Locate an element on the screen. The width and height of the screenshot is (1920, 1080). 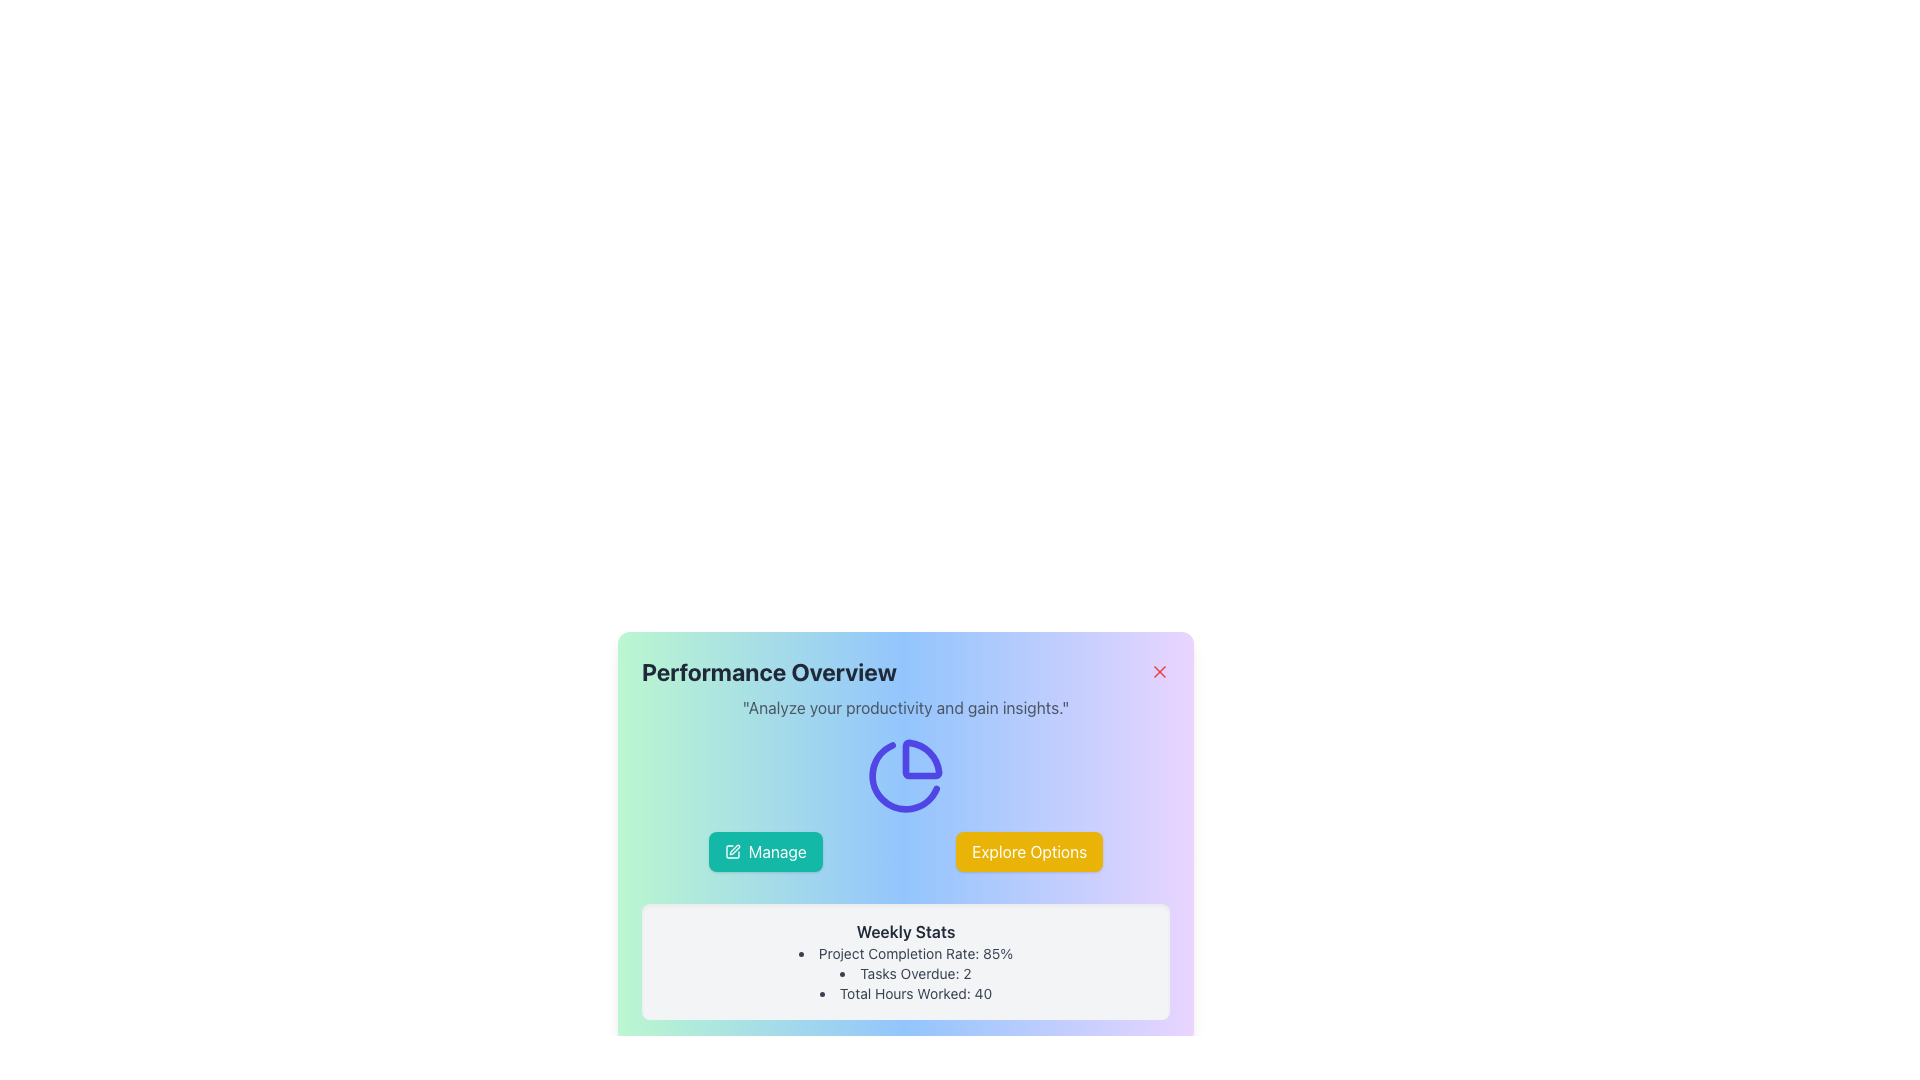
text label displaying 'Total Hours Worked: 40', which is the third item in the bulleted list under 'Weekly Stats' is located at coordinates (905, 994).